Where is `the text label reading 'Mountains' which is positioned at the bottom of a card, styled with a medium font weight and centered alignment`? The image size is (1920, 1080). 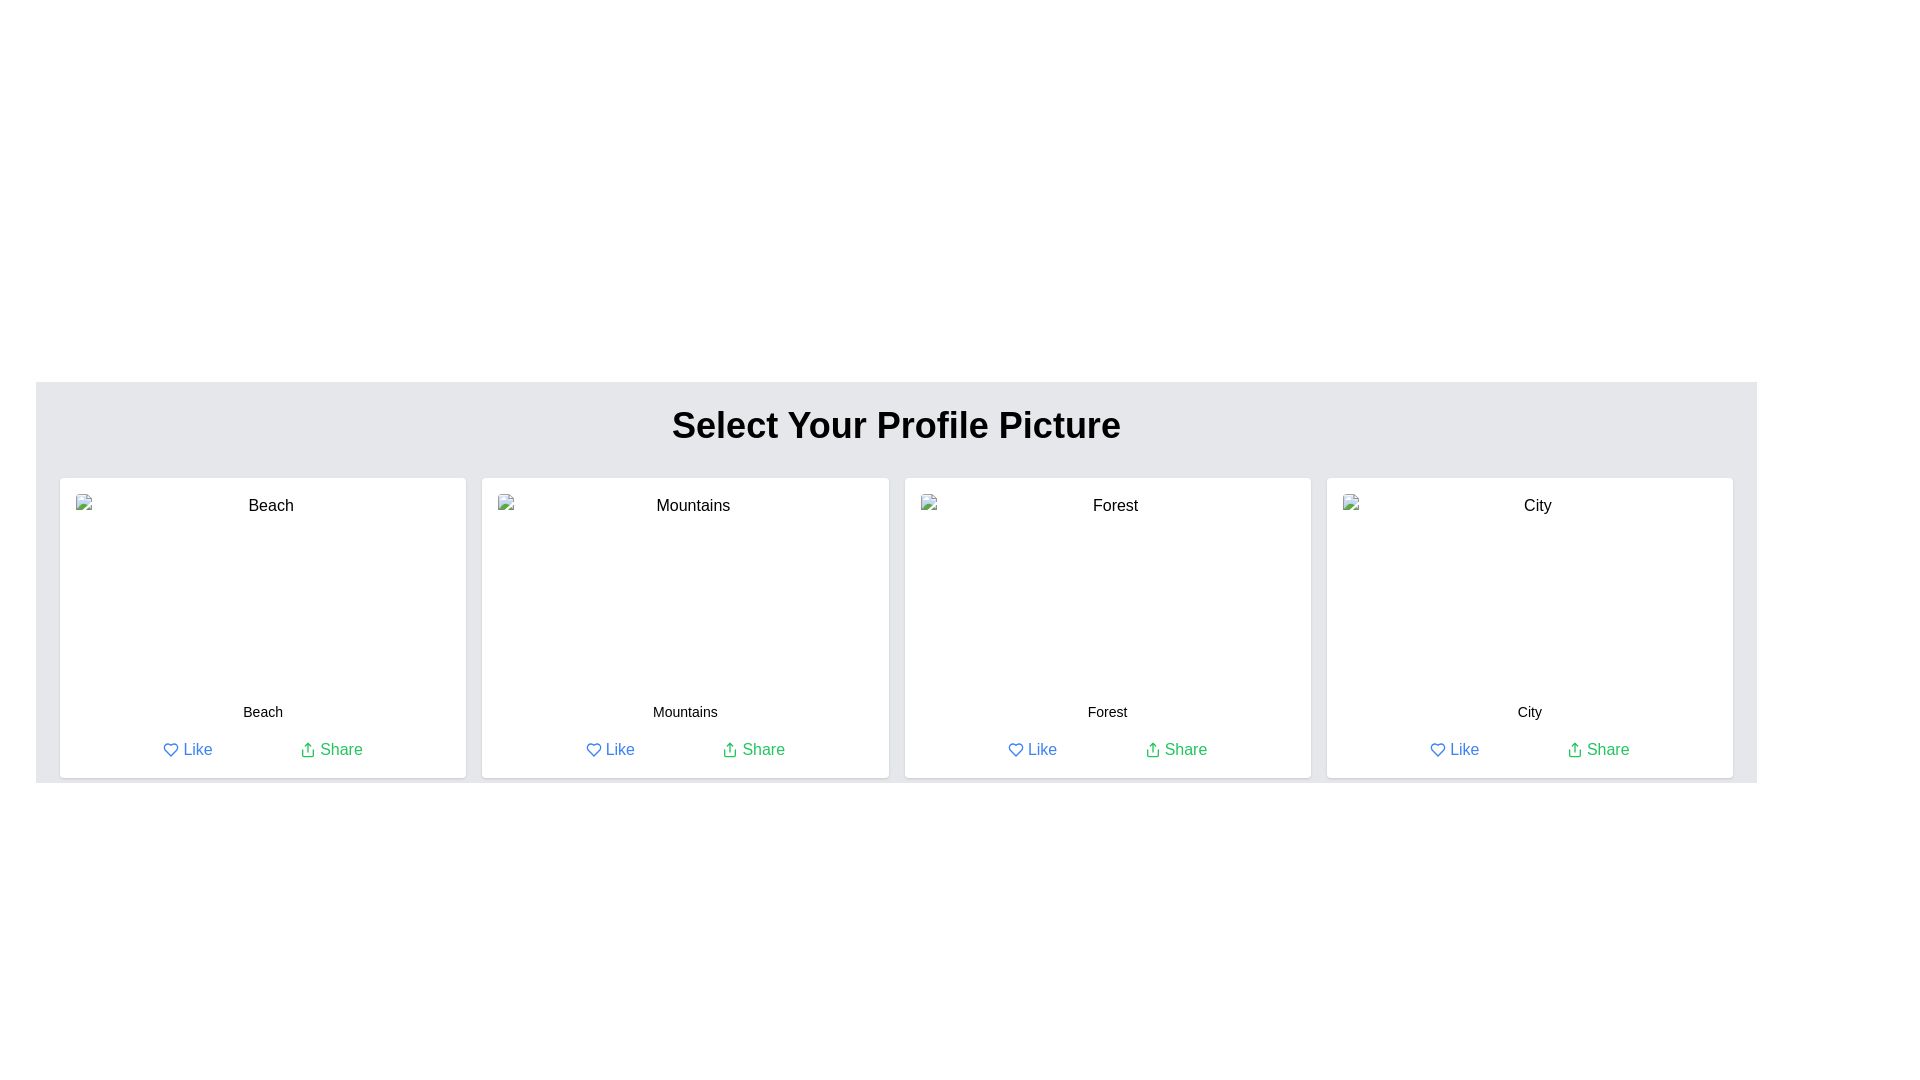
the text label reading 'Mountains' which is positioned at the bottom of a card, styled with a medium font weight and centered alignment is located at coordinates (685, 711).